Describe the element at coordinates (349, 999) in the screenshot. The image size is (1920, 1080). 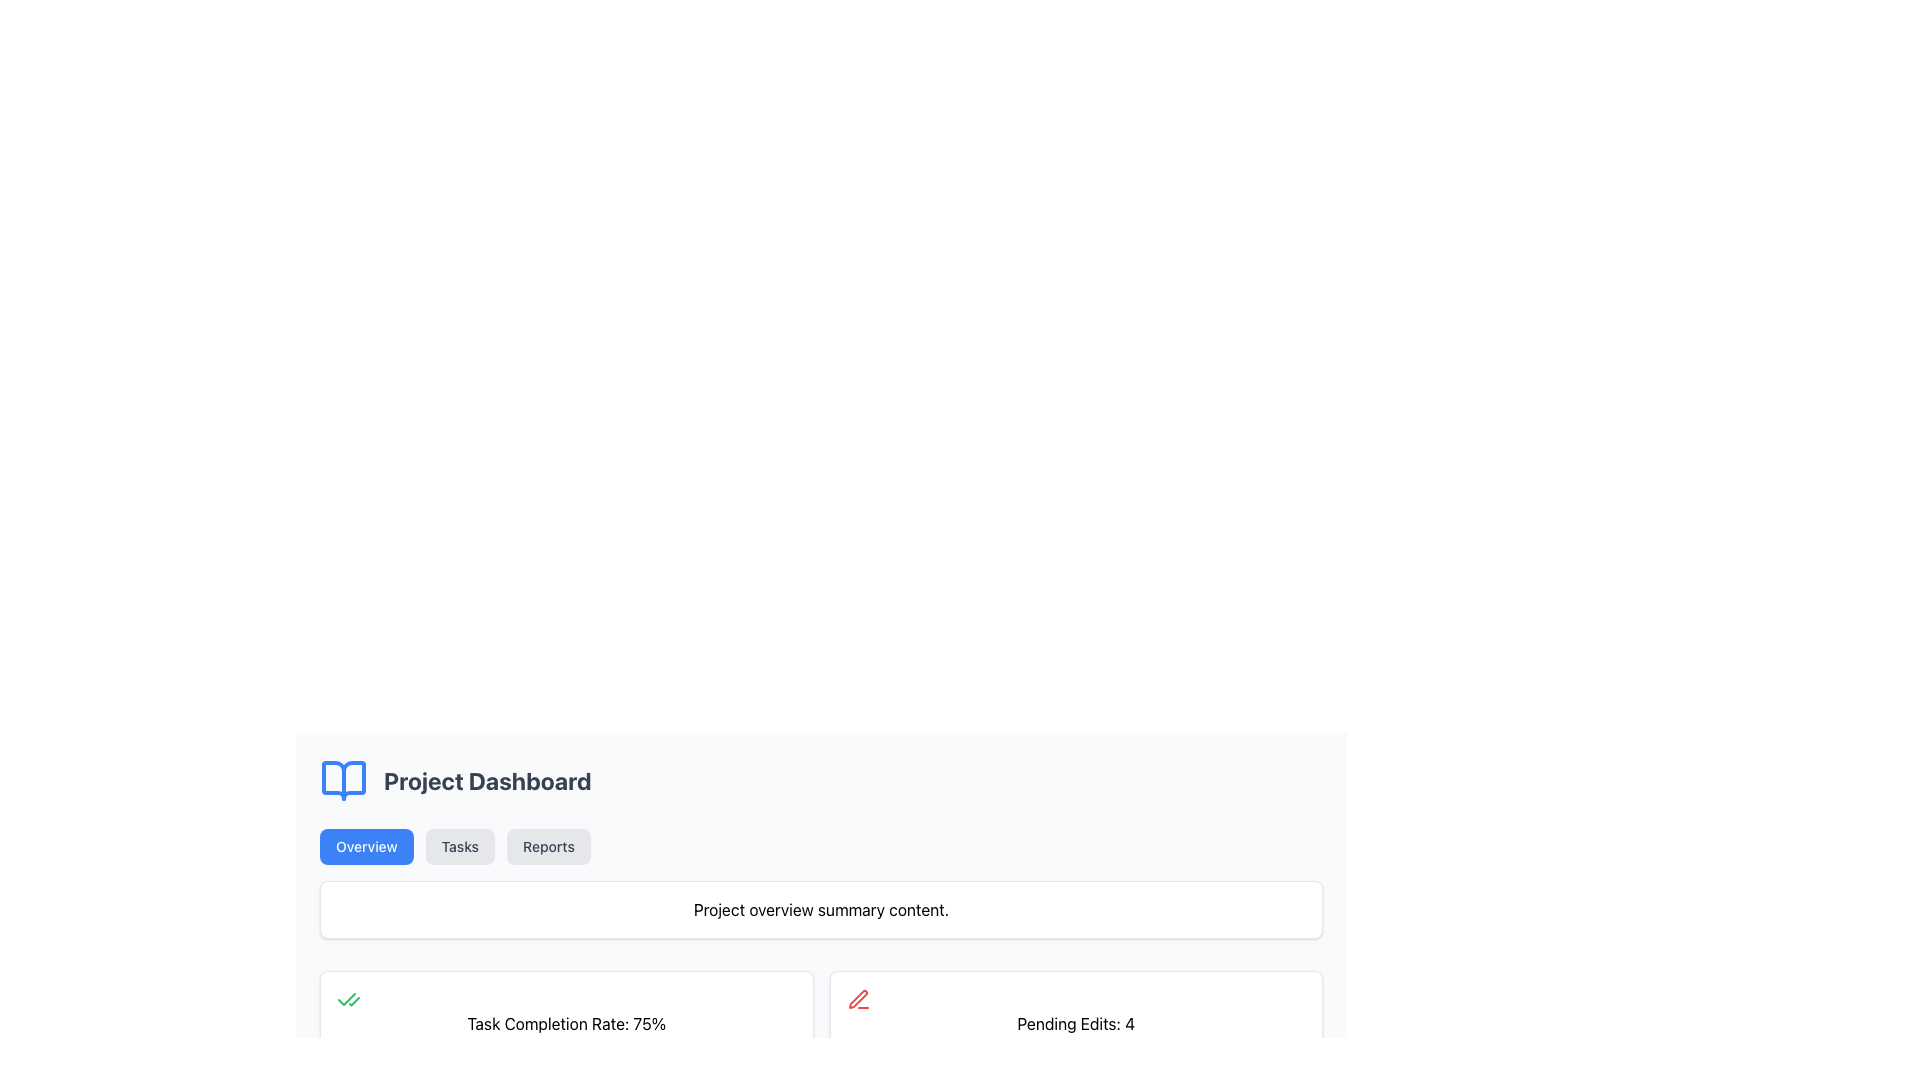
I see `the task completion indicator icon located within the card displaying 'Task Completion Rate: 75%', positioned to the left of the text` at that location.